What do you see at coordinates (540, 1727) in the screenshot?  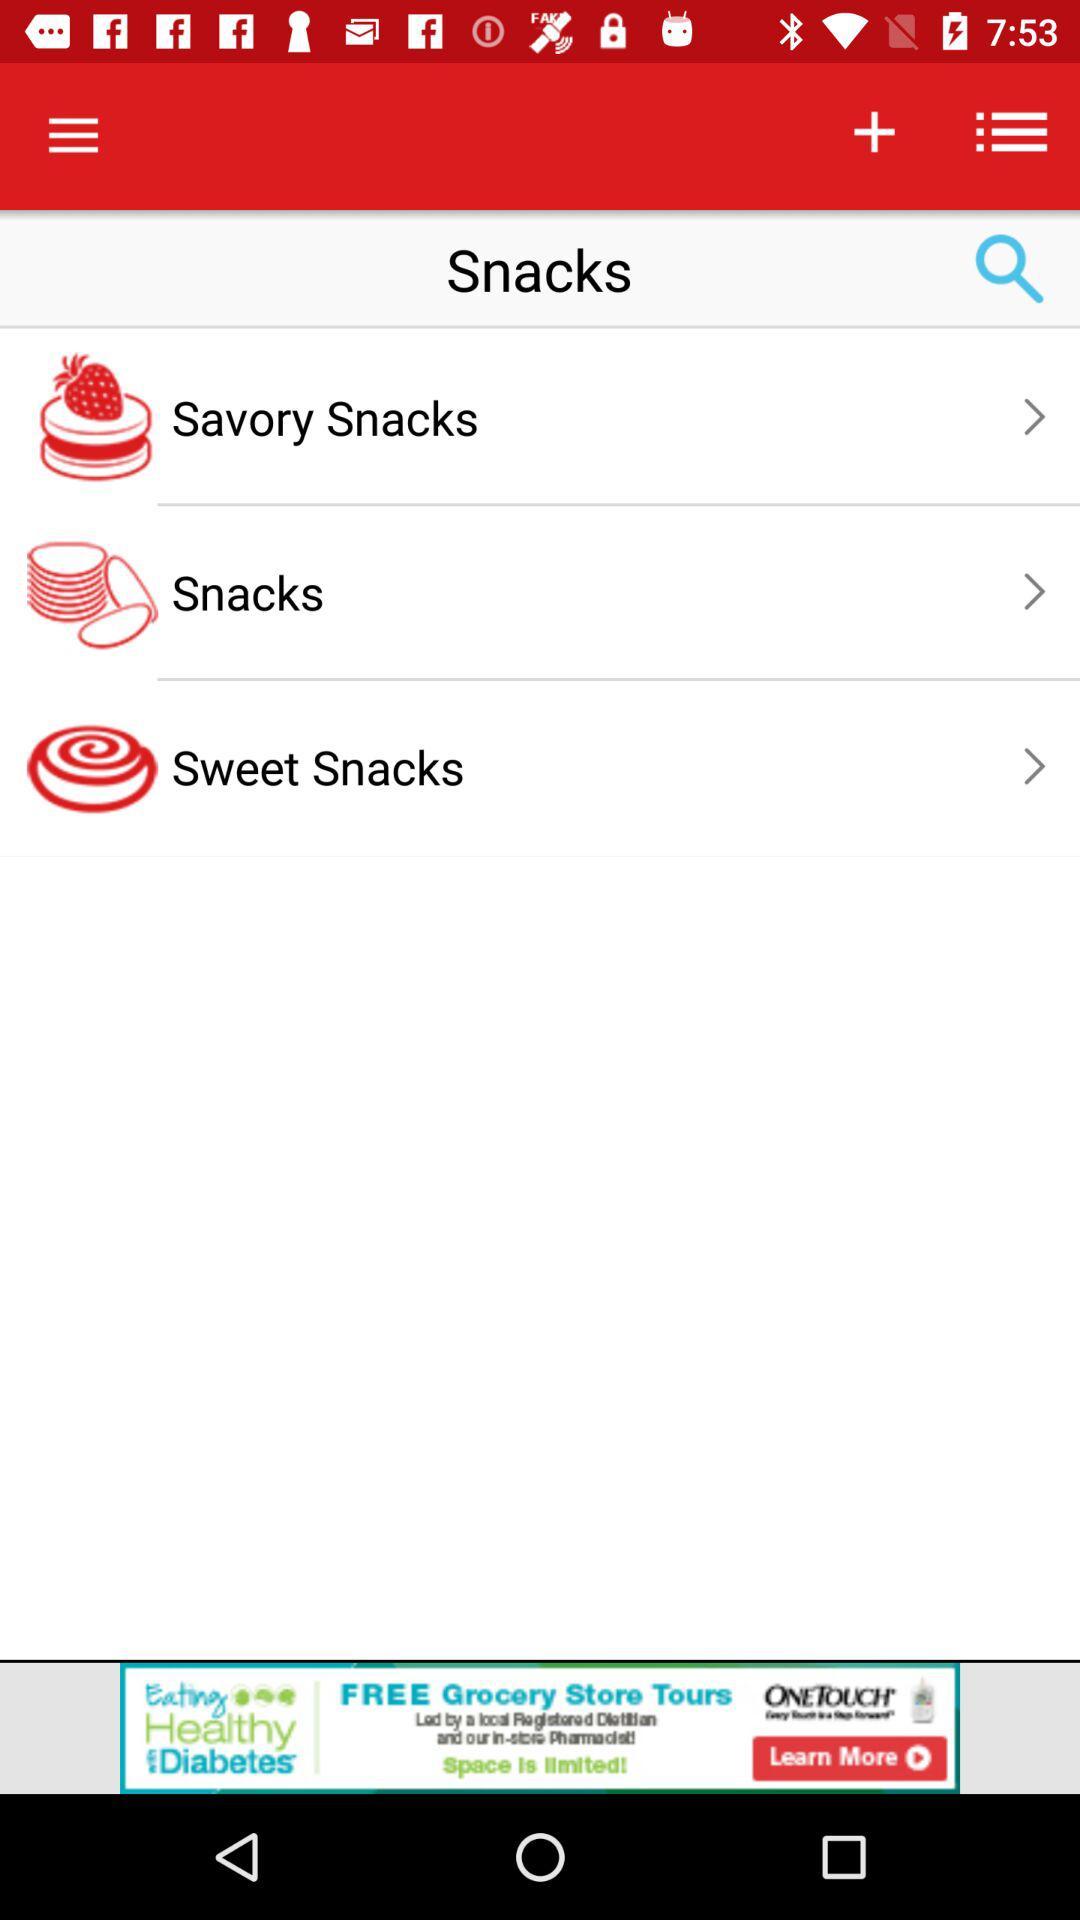 I see `advertisement` at bounding box center [540, 1727].